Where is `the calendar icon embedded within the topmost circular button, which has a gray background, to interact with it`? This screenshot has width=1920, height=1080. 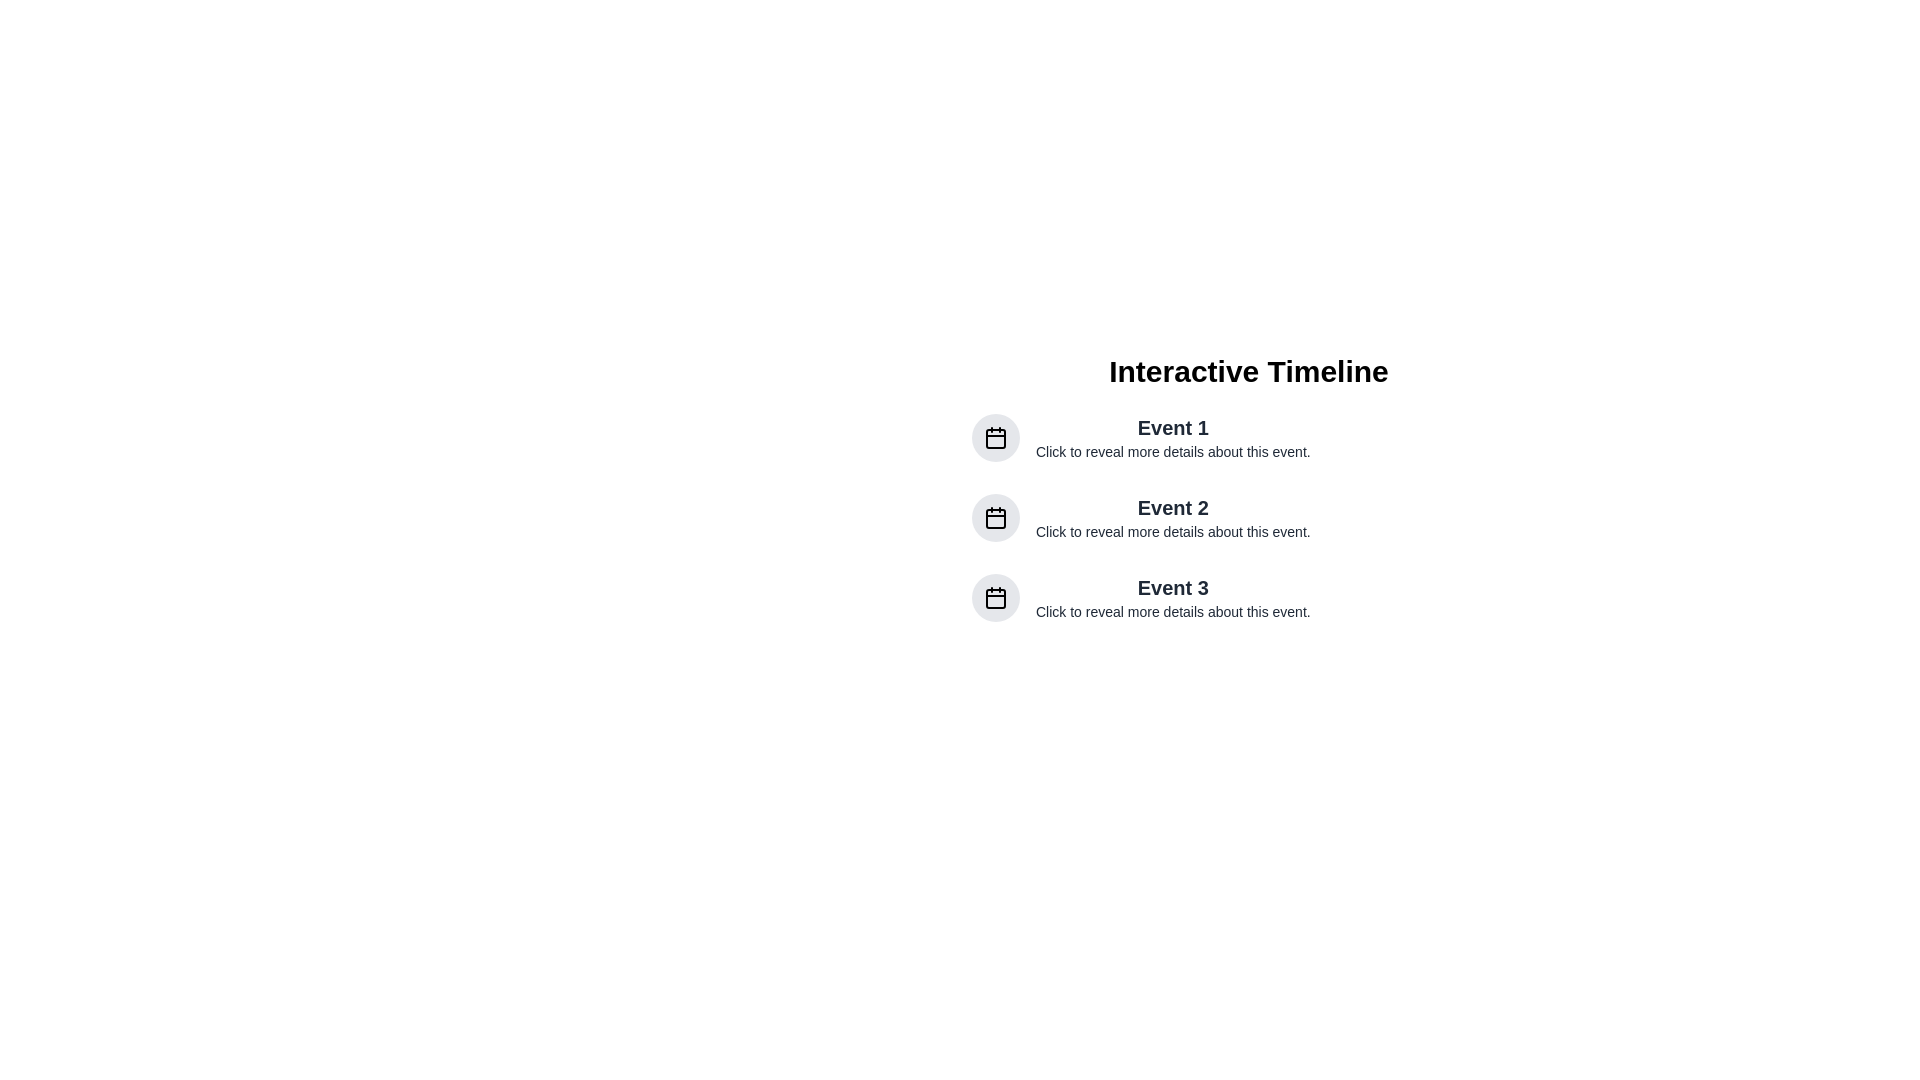
the calendar icon embedded within the topmost circular button, which has a gray background, to interact with it is located at coordinates (996, 437).